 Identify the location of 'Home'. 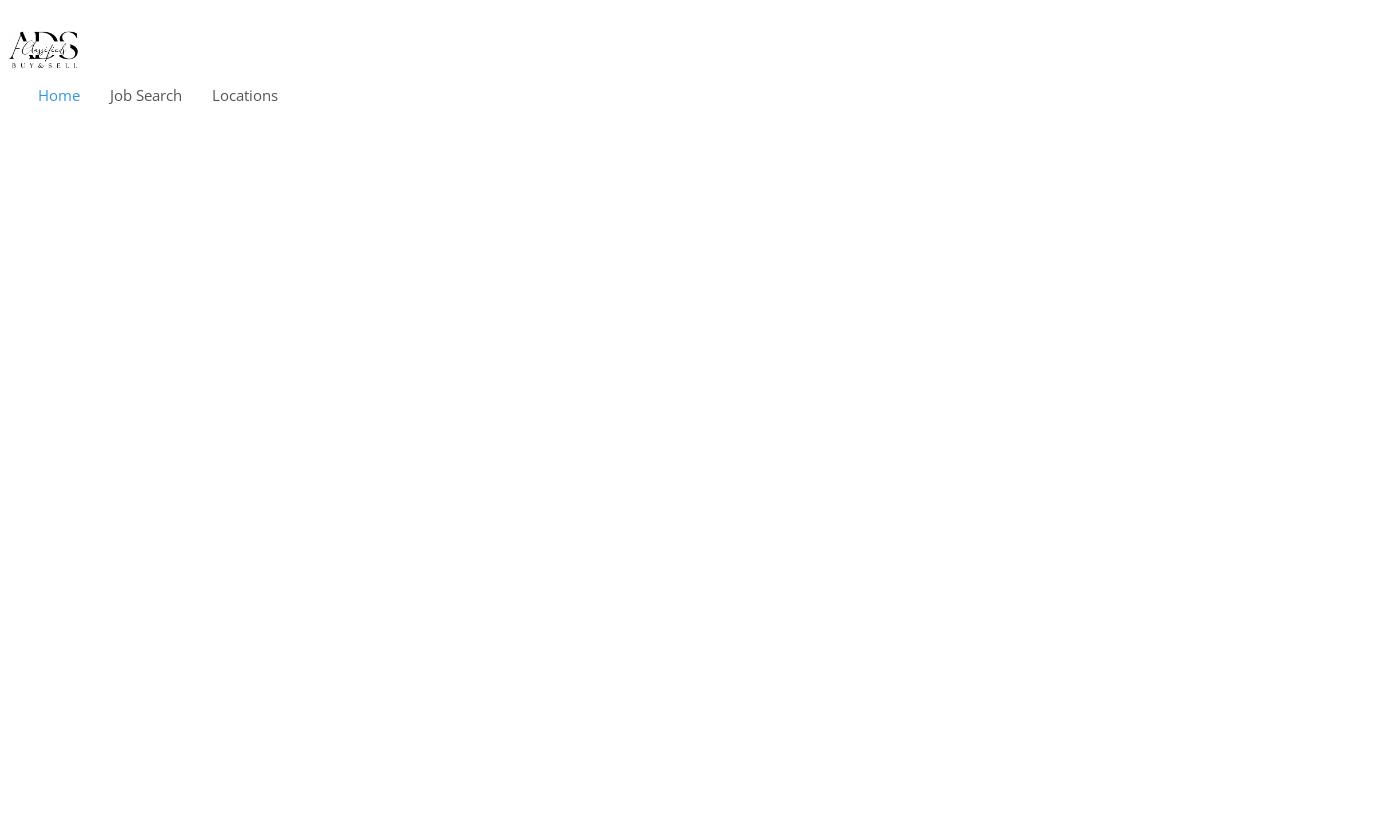
(57, 95).